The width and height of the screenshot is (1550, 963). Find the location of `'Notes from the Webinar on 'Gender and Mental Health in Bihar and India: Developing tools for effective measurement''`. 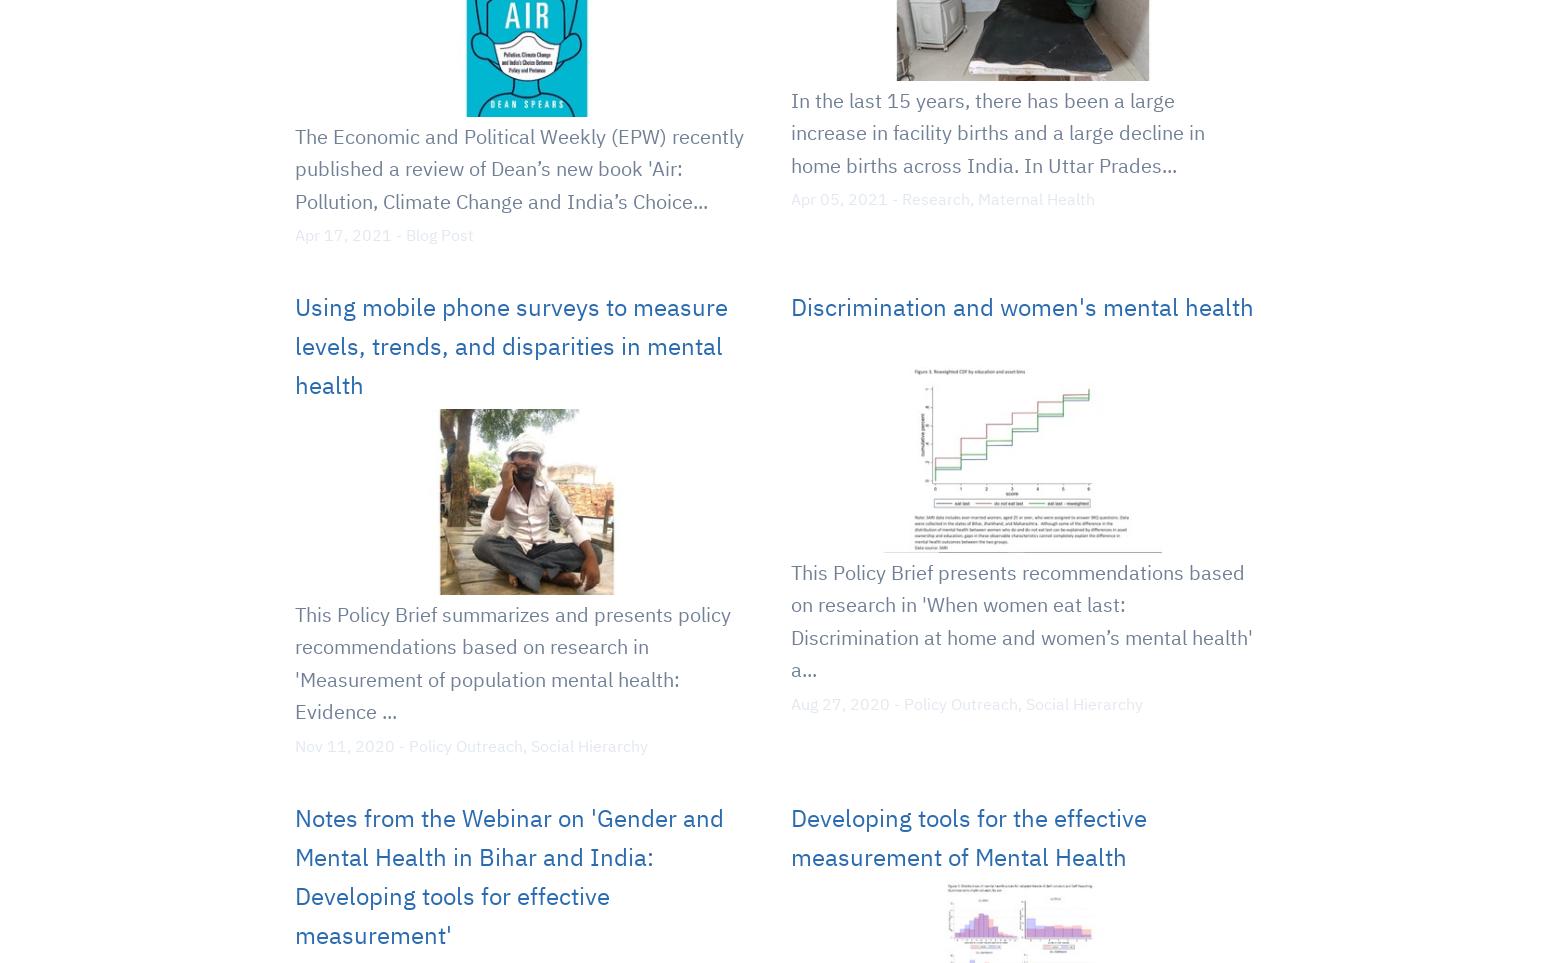

'Notes from the Webinar on 'Gender and Mental Health in Bihar and India: Developing tools for effective measurement'' is located at coordinates (508, 875).